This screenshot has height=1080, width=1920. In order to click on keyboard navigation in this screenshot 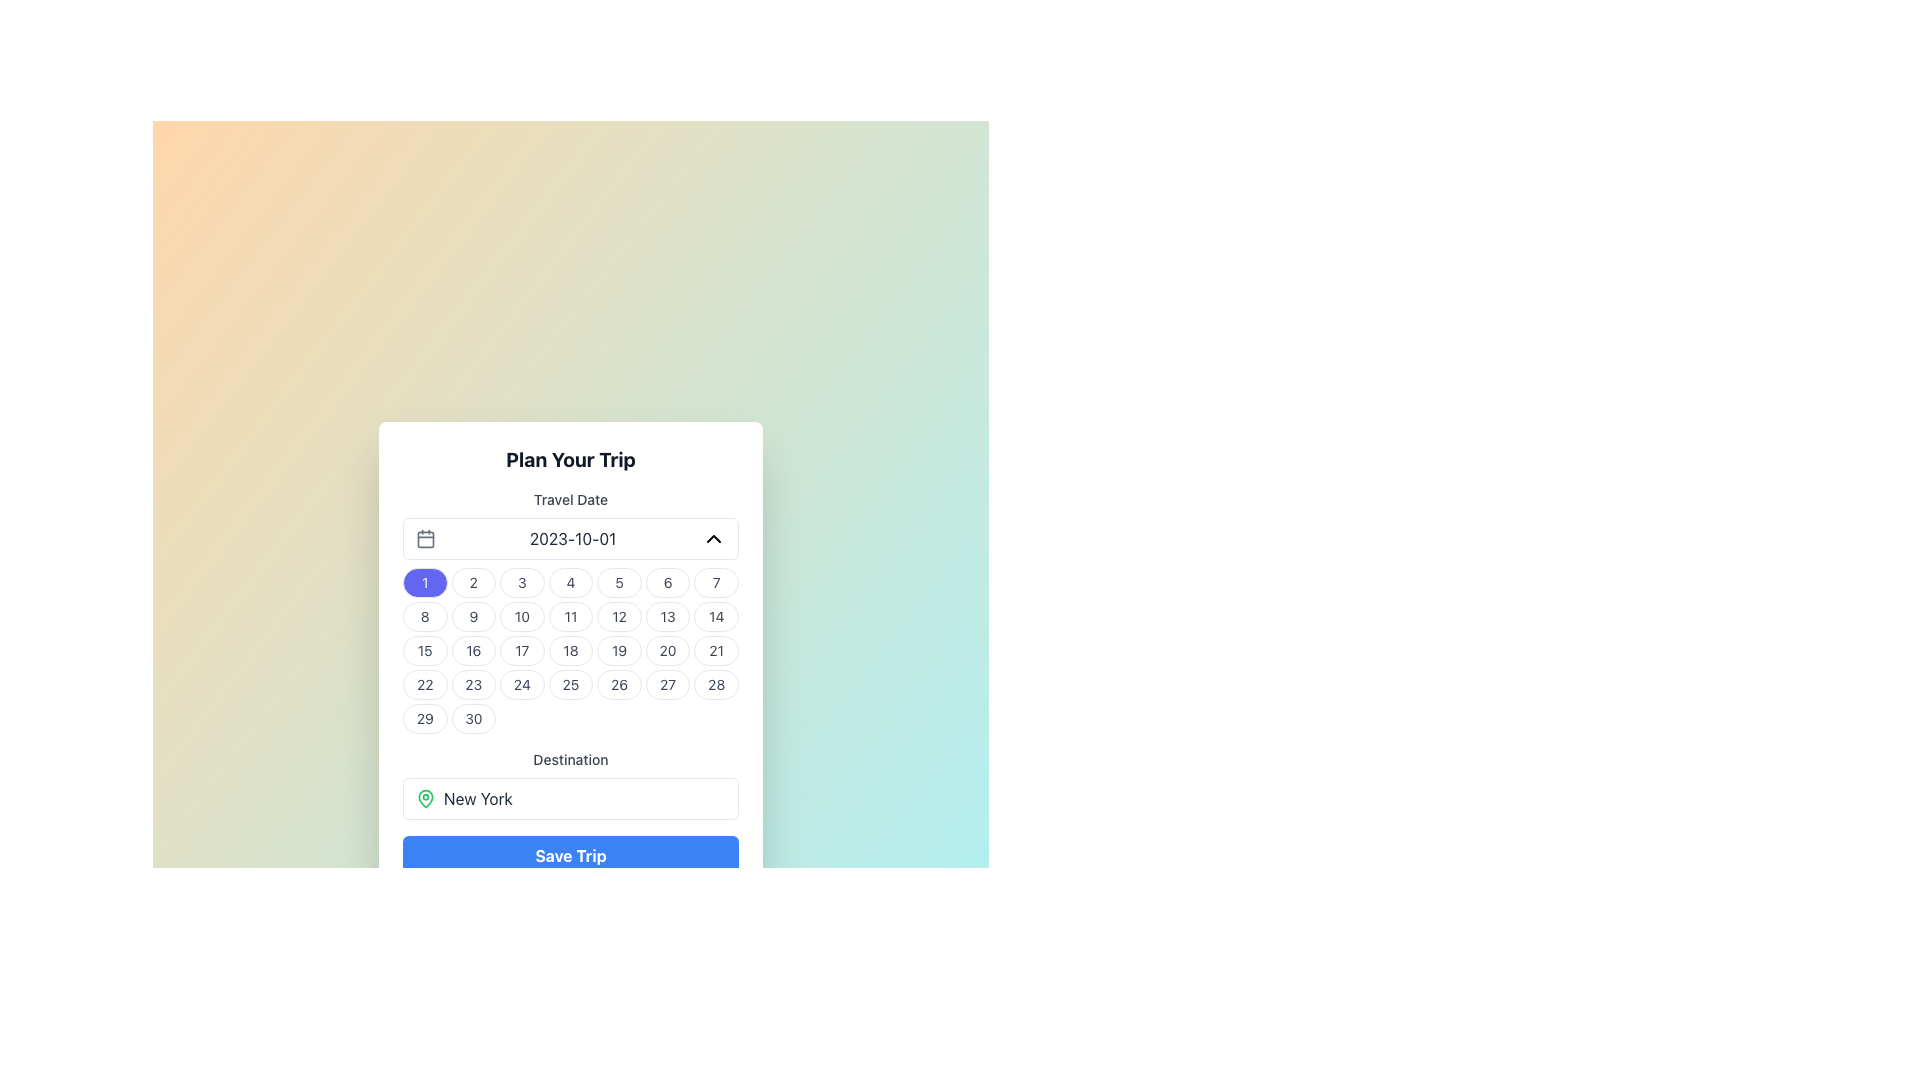, I will do `click(584, 797)`.